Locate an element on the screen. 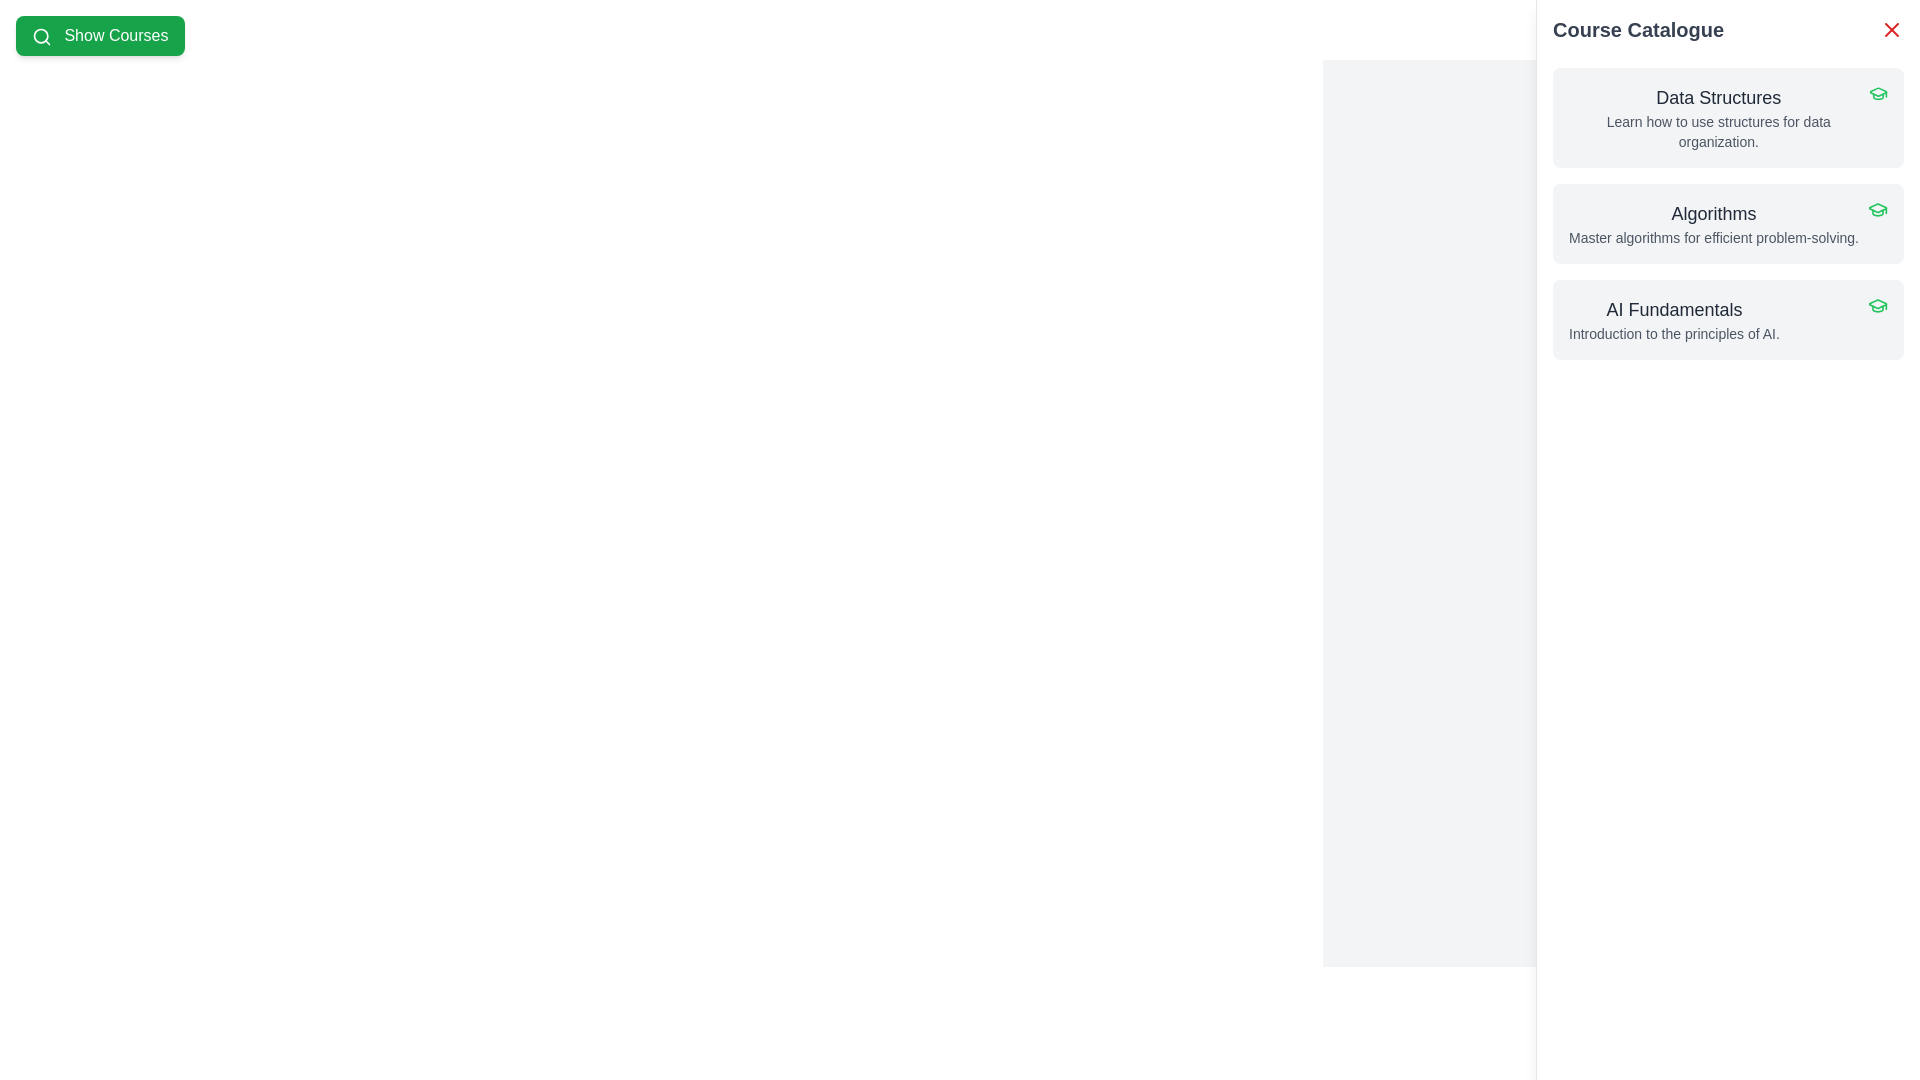 Image resolution: width=1920 pixels, height=1080 pixels. the course overview card titled 'Algorithms' in the right-aligned sidebar under 'Course Catalogue' is located at coordinates (1712, 223).